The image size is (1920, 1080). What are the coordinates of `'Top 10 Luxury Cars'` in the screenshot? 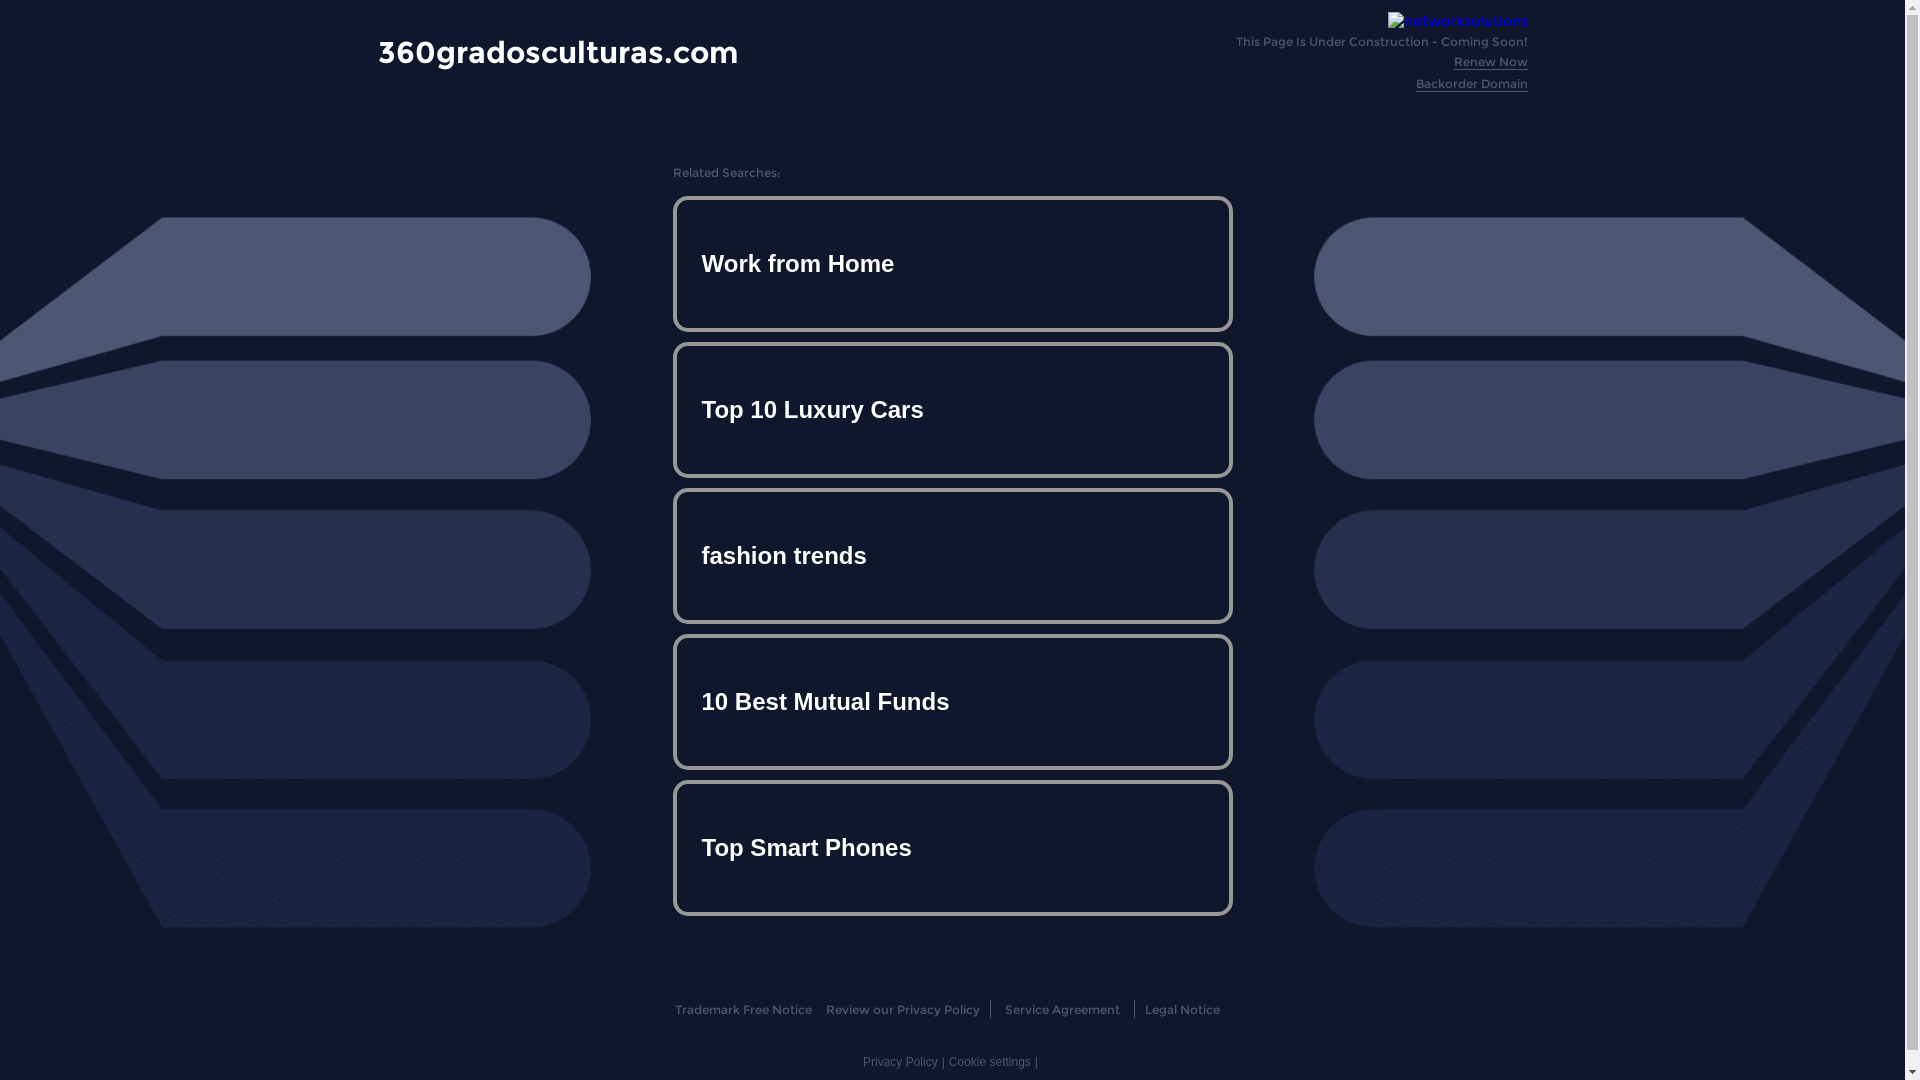 It's located at (950, 408).